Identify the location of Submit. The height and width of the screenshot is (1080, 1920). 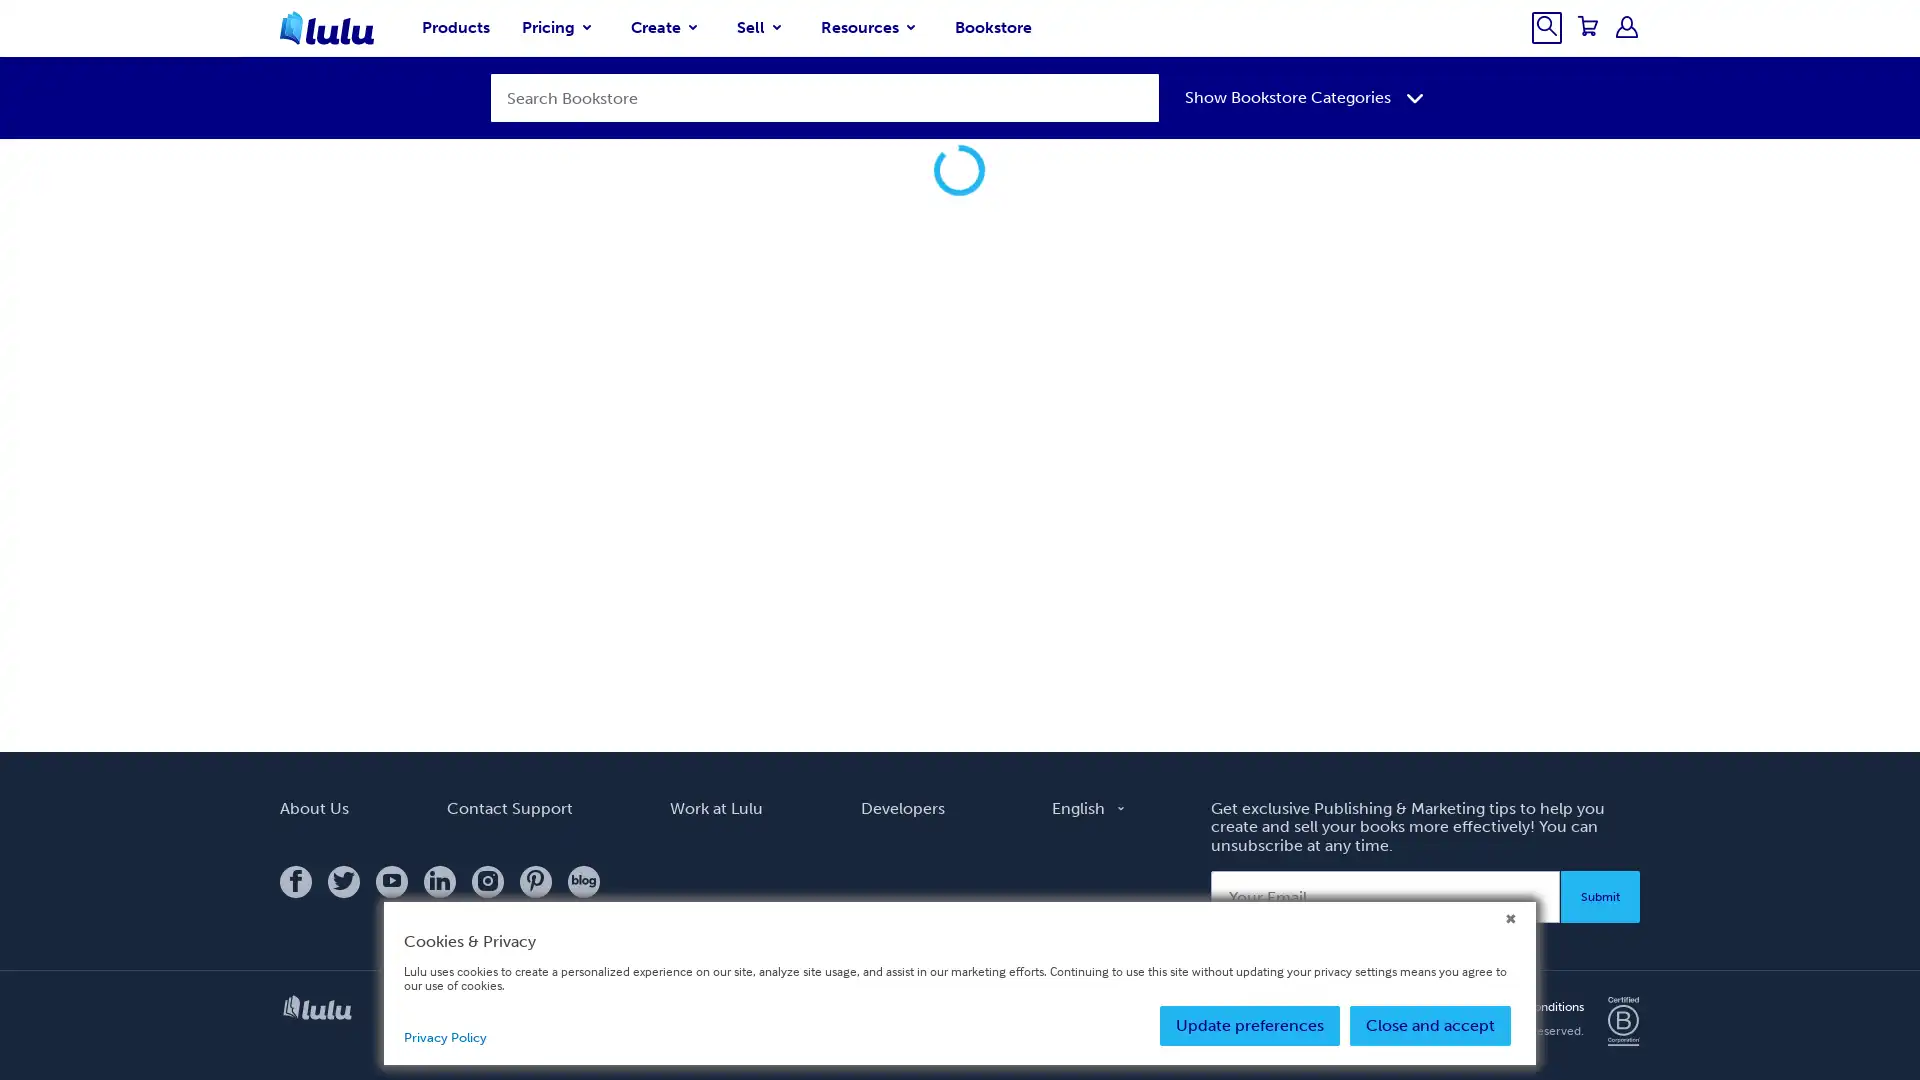
(1600, 922).